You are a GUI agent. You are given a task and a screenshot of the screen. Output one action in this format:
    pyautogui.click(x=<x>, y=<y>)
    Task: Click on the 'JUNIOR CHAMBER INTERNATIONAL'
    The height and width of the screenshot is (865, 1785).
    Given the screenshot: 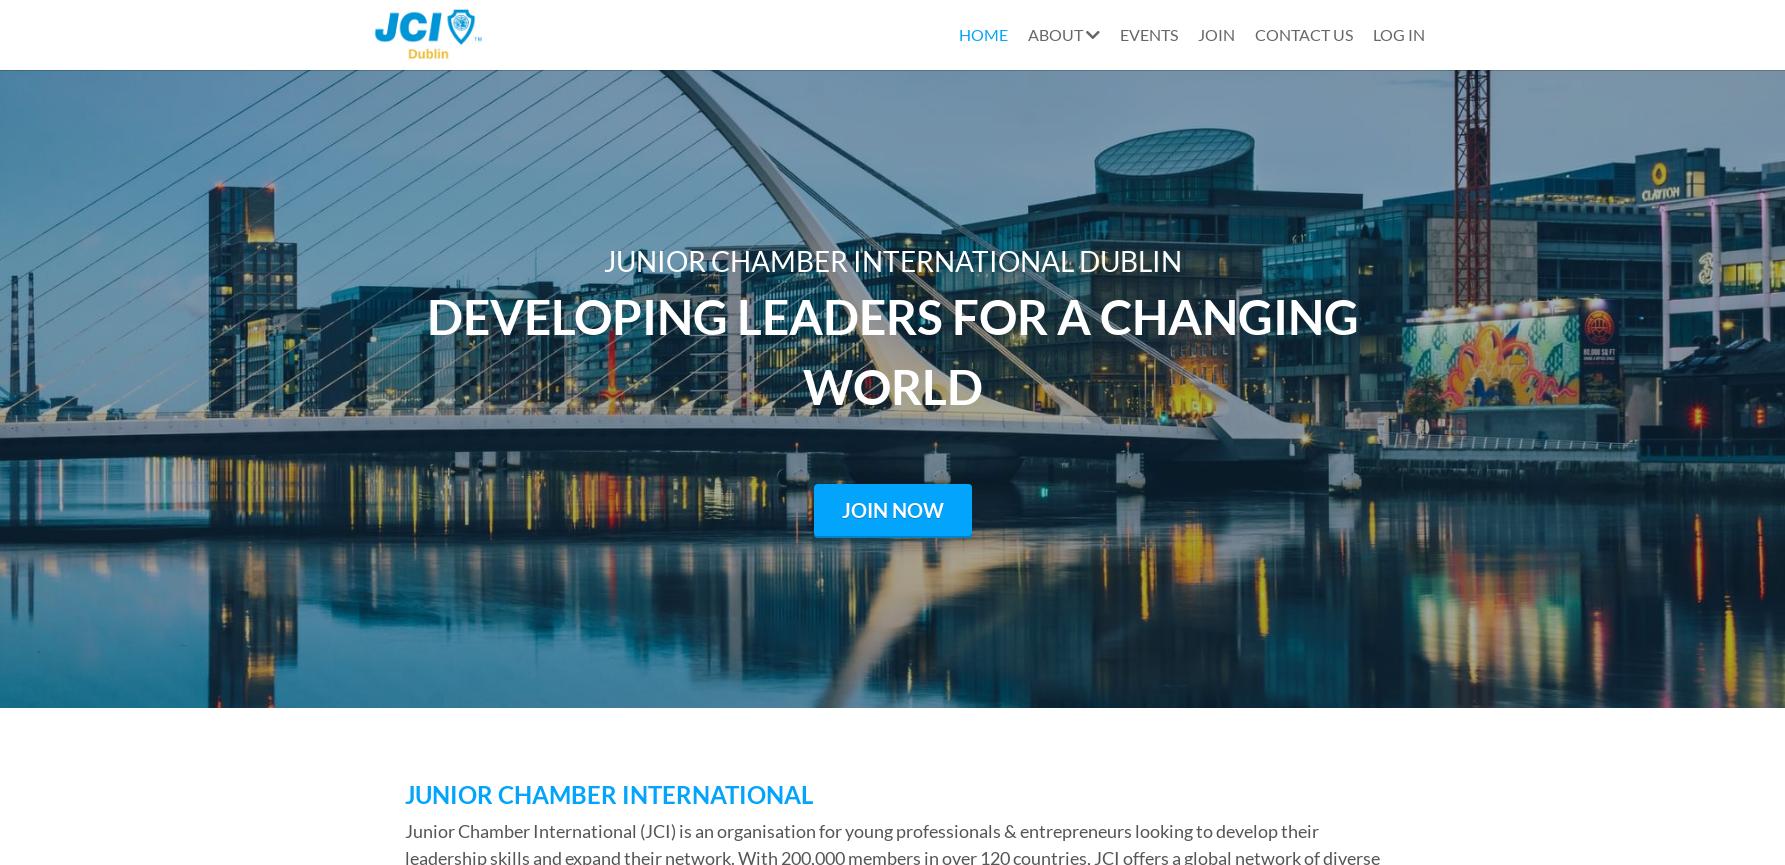 What is the action you would take?
    pyautogui.click(x=607, y=792)
    